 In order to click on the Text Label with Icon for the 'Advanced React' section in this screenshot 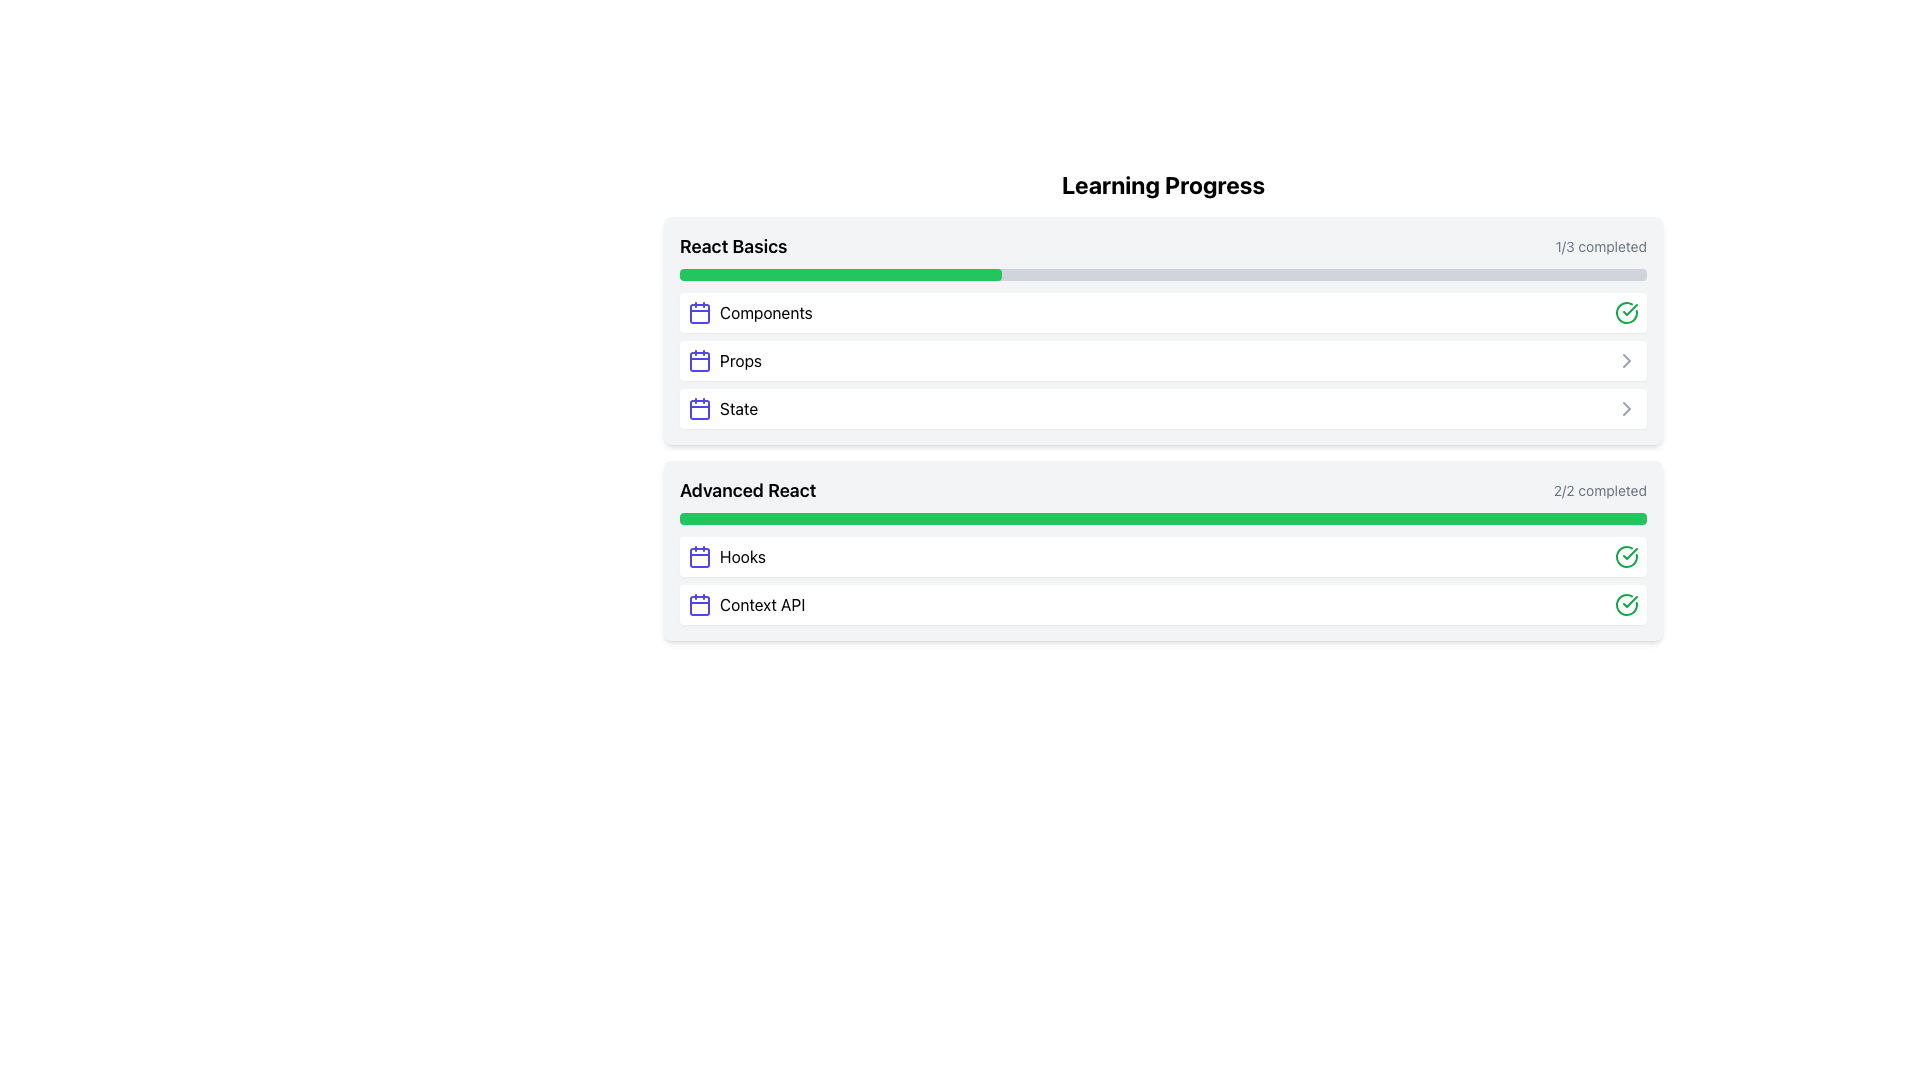, I will do `click(725, 556)`.